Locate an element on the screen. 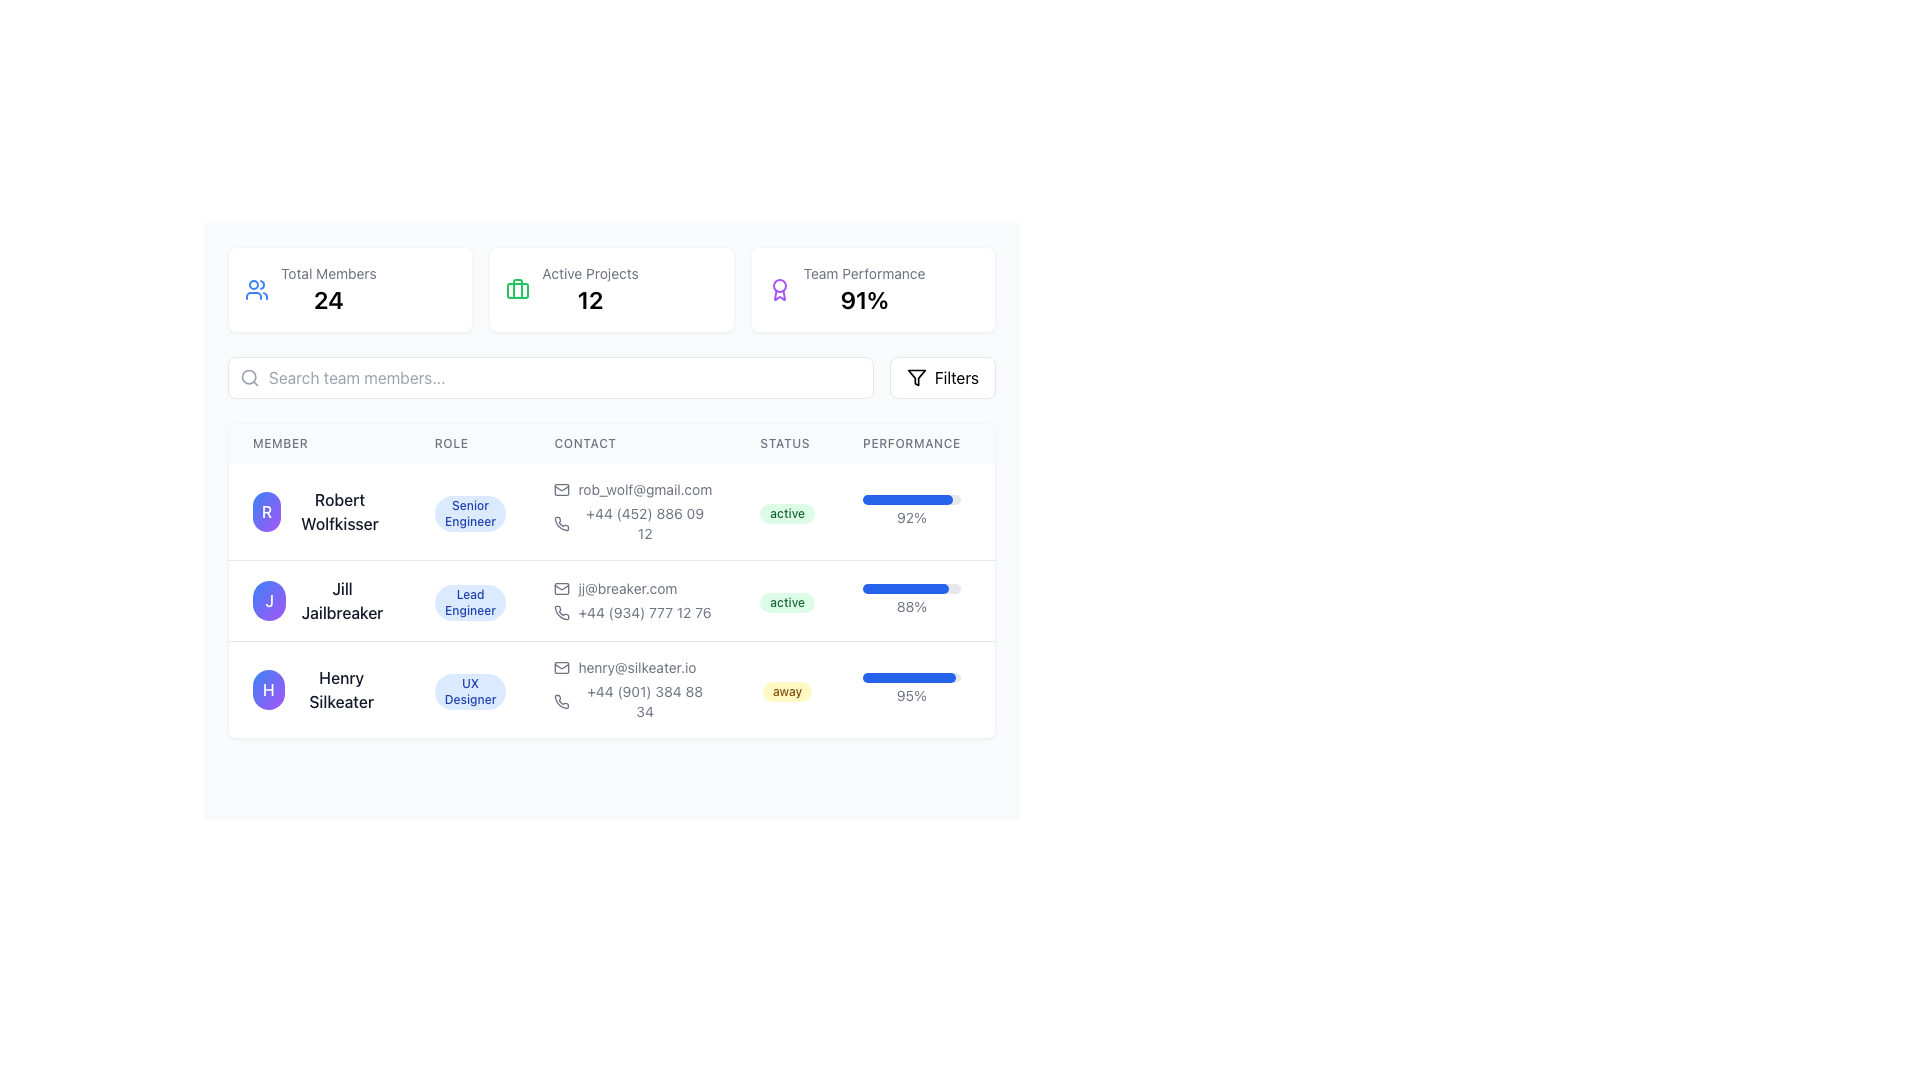 The height and width of the screenshot is (1080, 1920). the avatar in the Profile information display for the member located in the first row of the team member listing is located at coordinates (318, 511).